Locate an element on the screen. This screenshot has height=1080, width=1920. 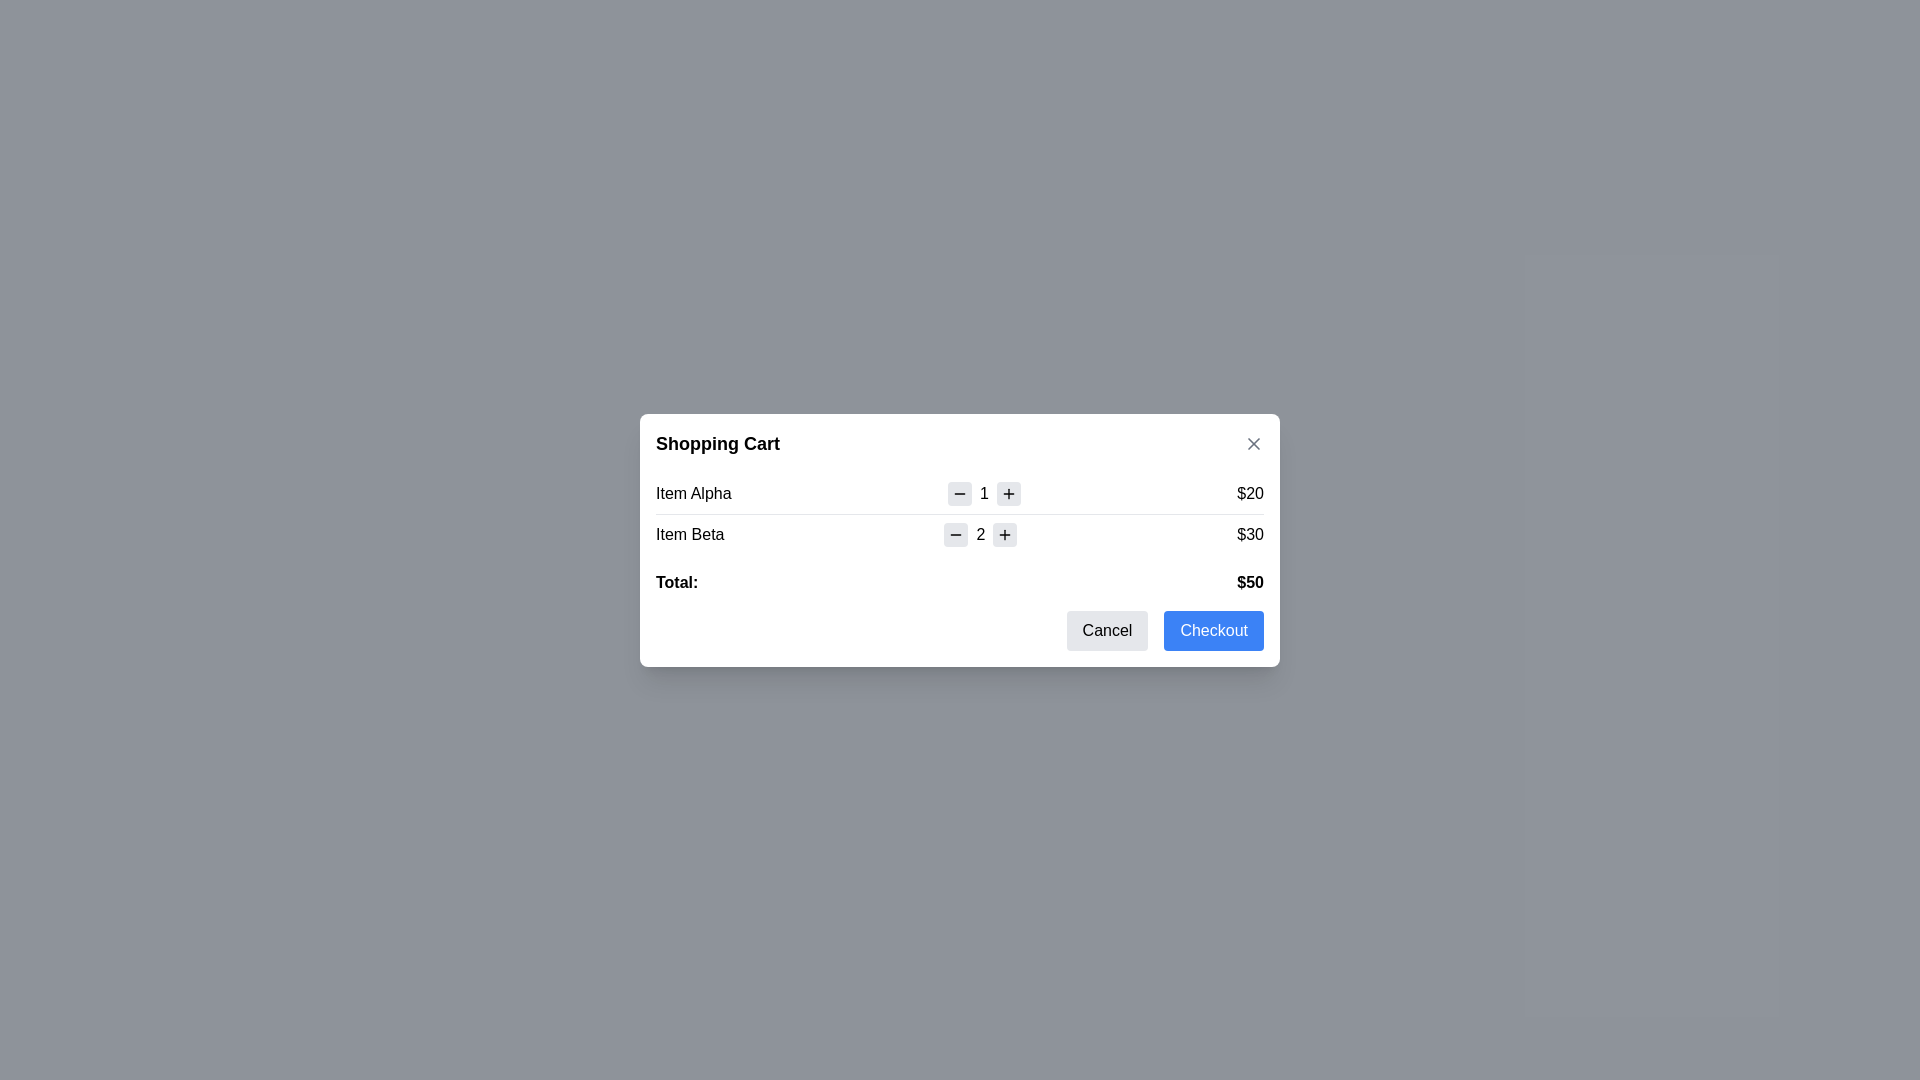
the text label displaying the total price for the items in the shopping cart, located on the rightmost end of the row labeled 'Total:' is located at coordinates (1249, 582).